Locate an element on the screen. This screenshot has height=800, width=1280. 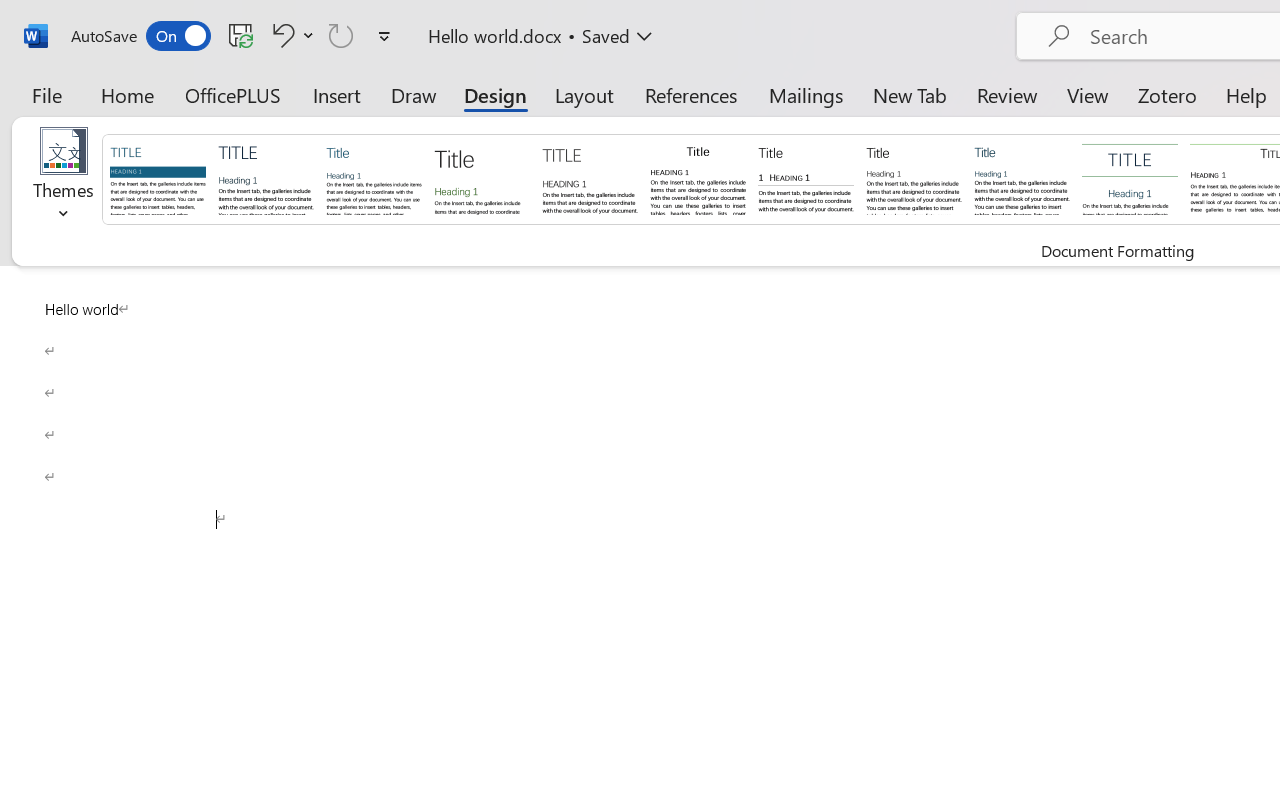
'Basic (Stylish)' is located at coordinates (481, 177).